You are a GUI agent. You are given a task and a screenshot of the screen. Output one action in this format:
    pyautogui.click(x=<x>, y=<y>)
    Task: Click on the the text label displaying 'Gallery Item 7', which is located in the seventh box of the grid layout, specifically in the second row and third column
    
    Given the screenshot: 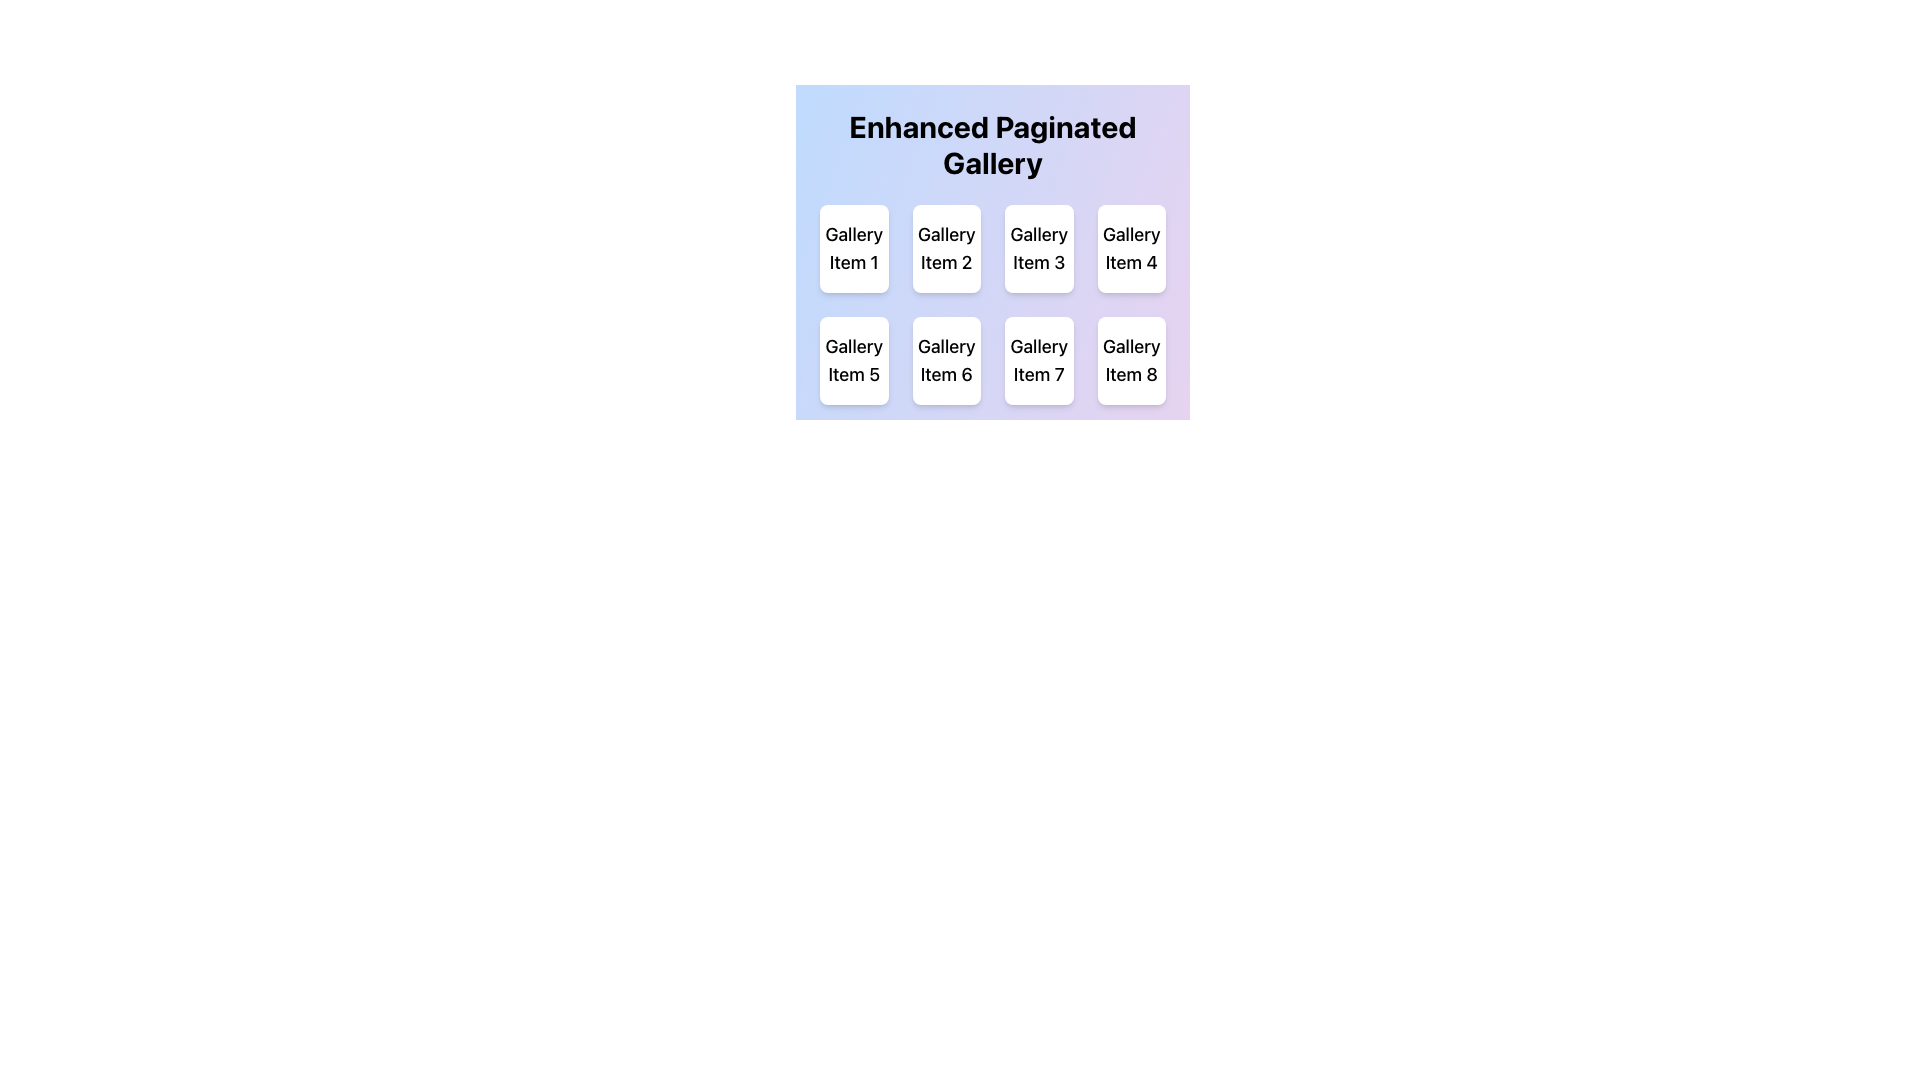 What is the action you would take?
    pyautogui.click(x=1039, y=361)
    